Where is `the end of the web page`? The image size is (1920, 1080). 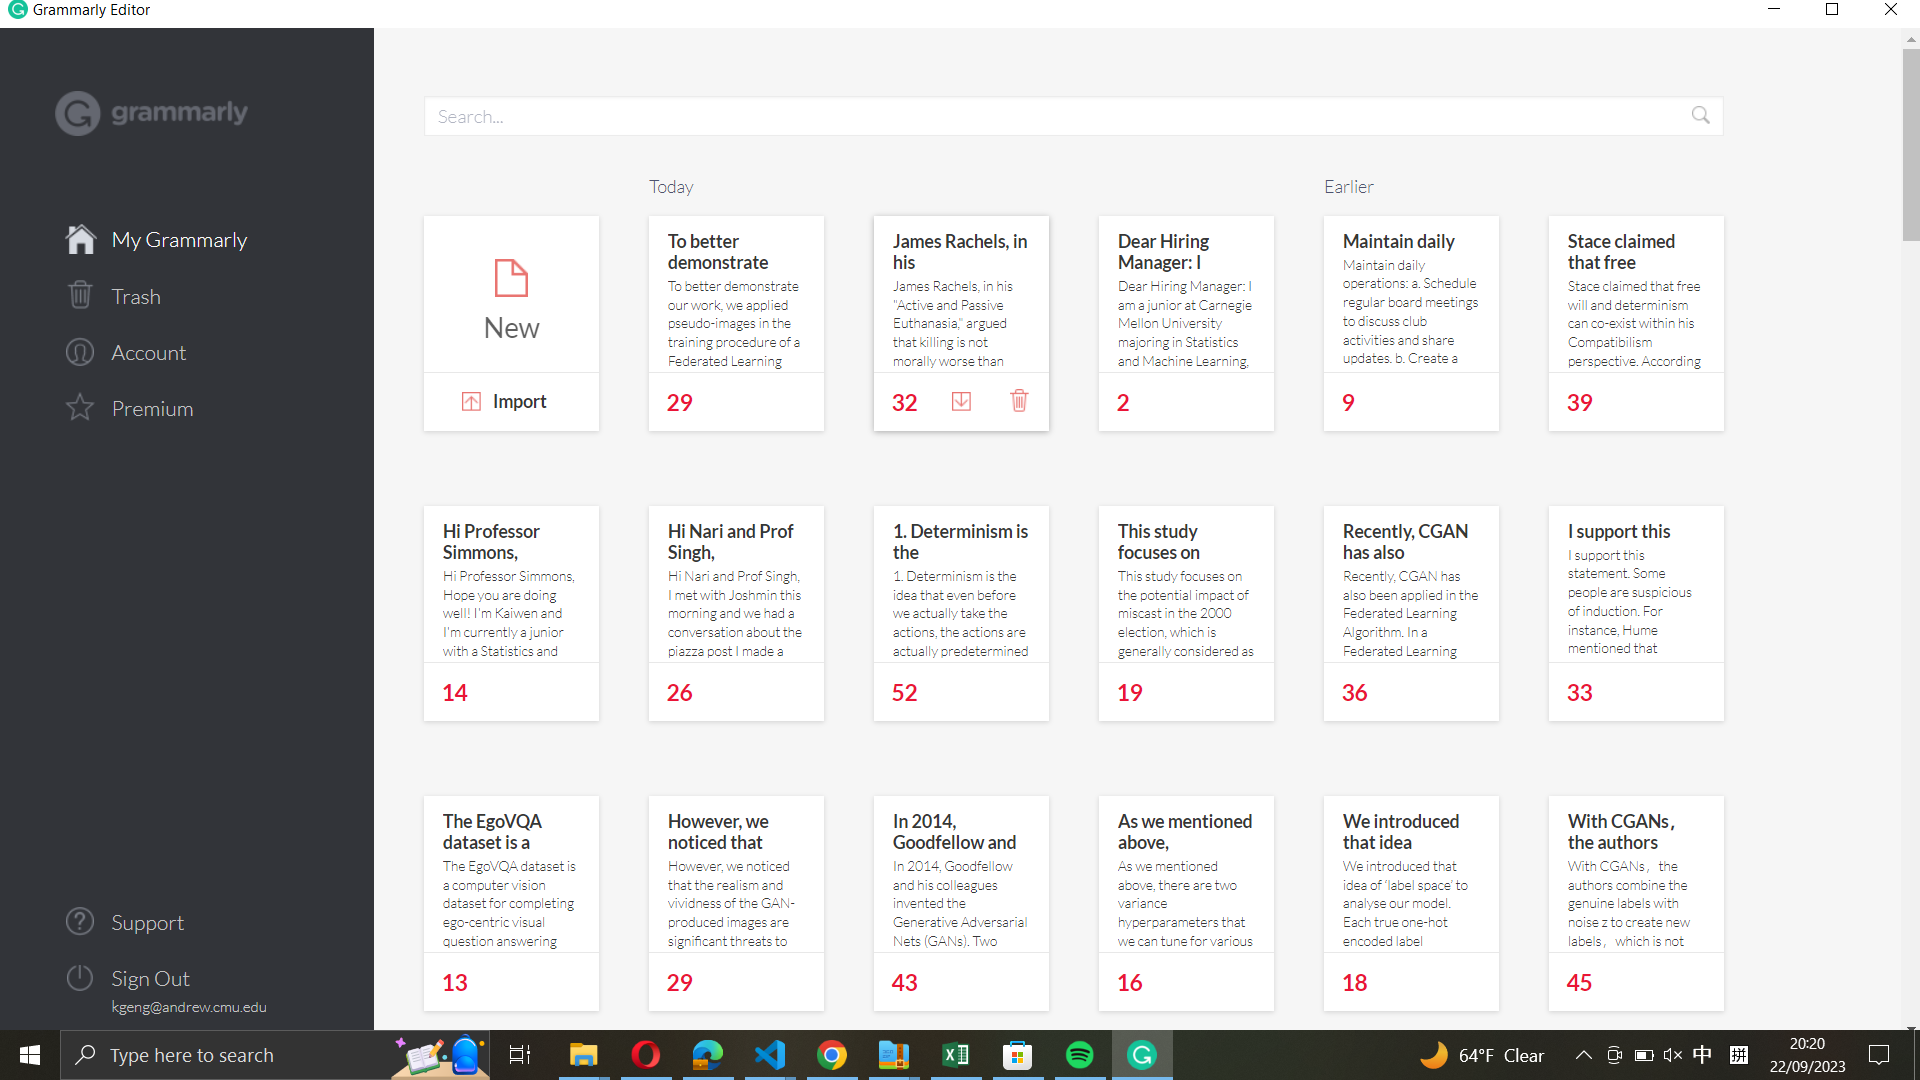
the end of the web page is located at coordinates (1907, 932).